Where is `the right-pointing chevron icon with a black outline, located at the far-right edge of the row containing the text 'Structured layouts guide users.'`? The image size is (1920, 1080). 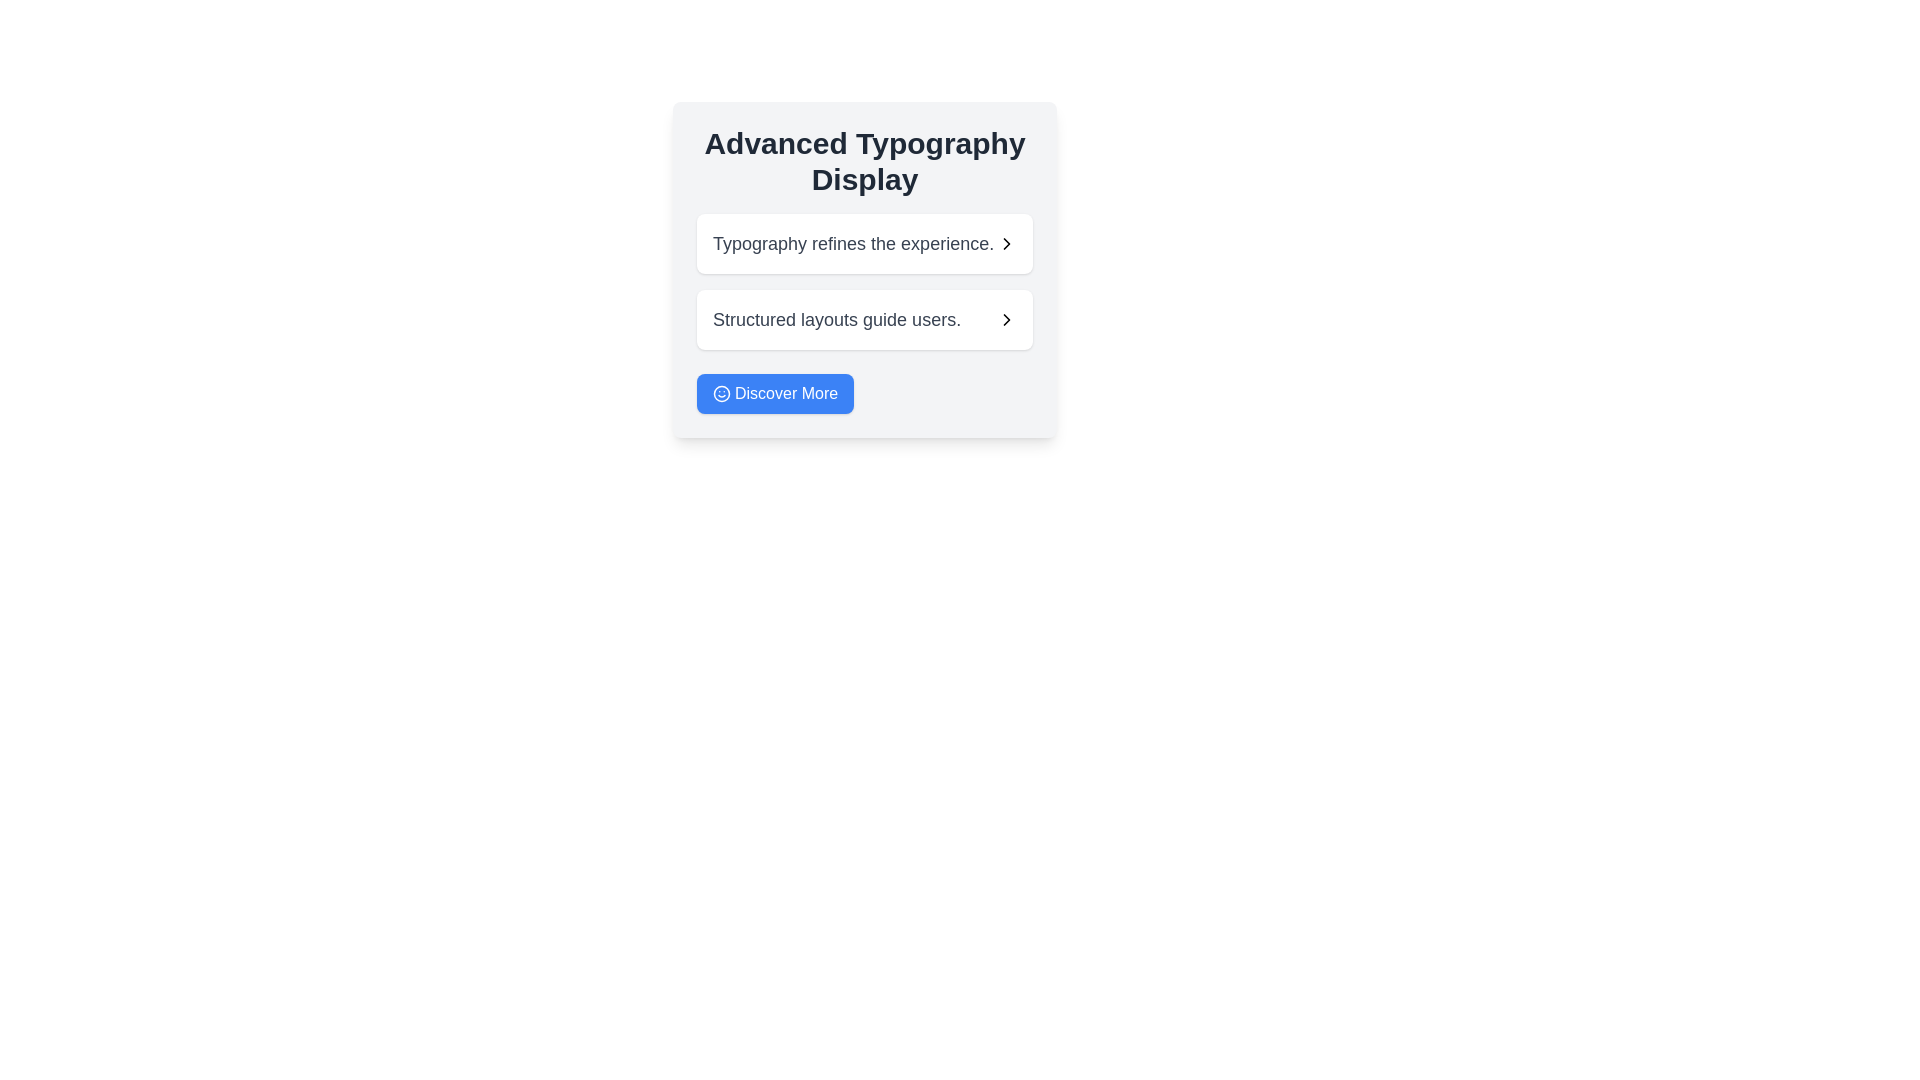
the right-pointing chevron icon with a black outline, located at the far-right edge of the row containing the text 'Structured layouts guide users.' is located at coordinates (1007, 319).